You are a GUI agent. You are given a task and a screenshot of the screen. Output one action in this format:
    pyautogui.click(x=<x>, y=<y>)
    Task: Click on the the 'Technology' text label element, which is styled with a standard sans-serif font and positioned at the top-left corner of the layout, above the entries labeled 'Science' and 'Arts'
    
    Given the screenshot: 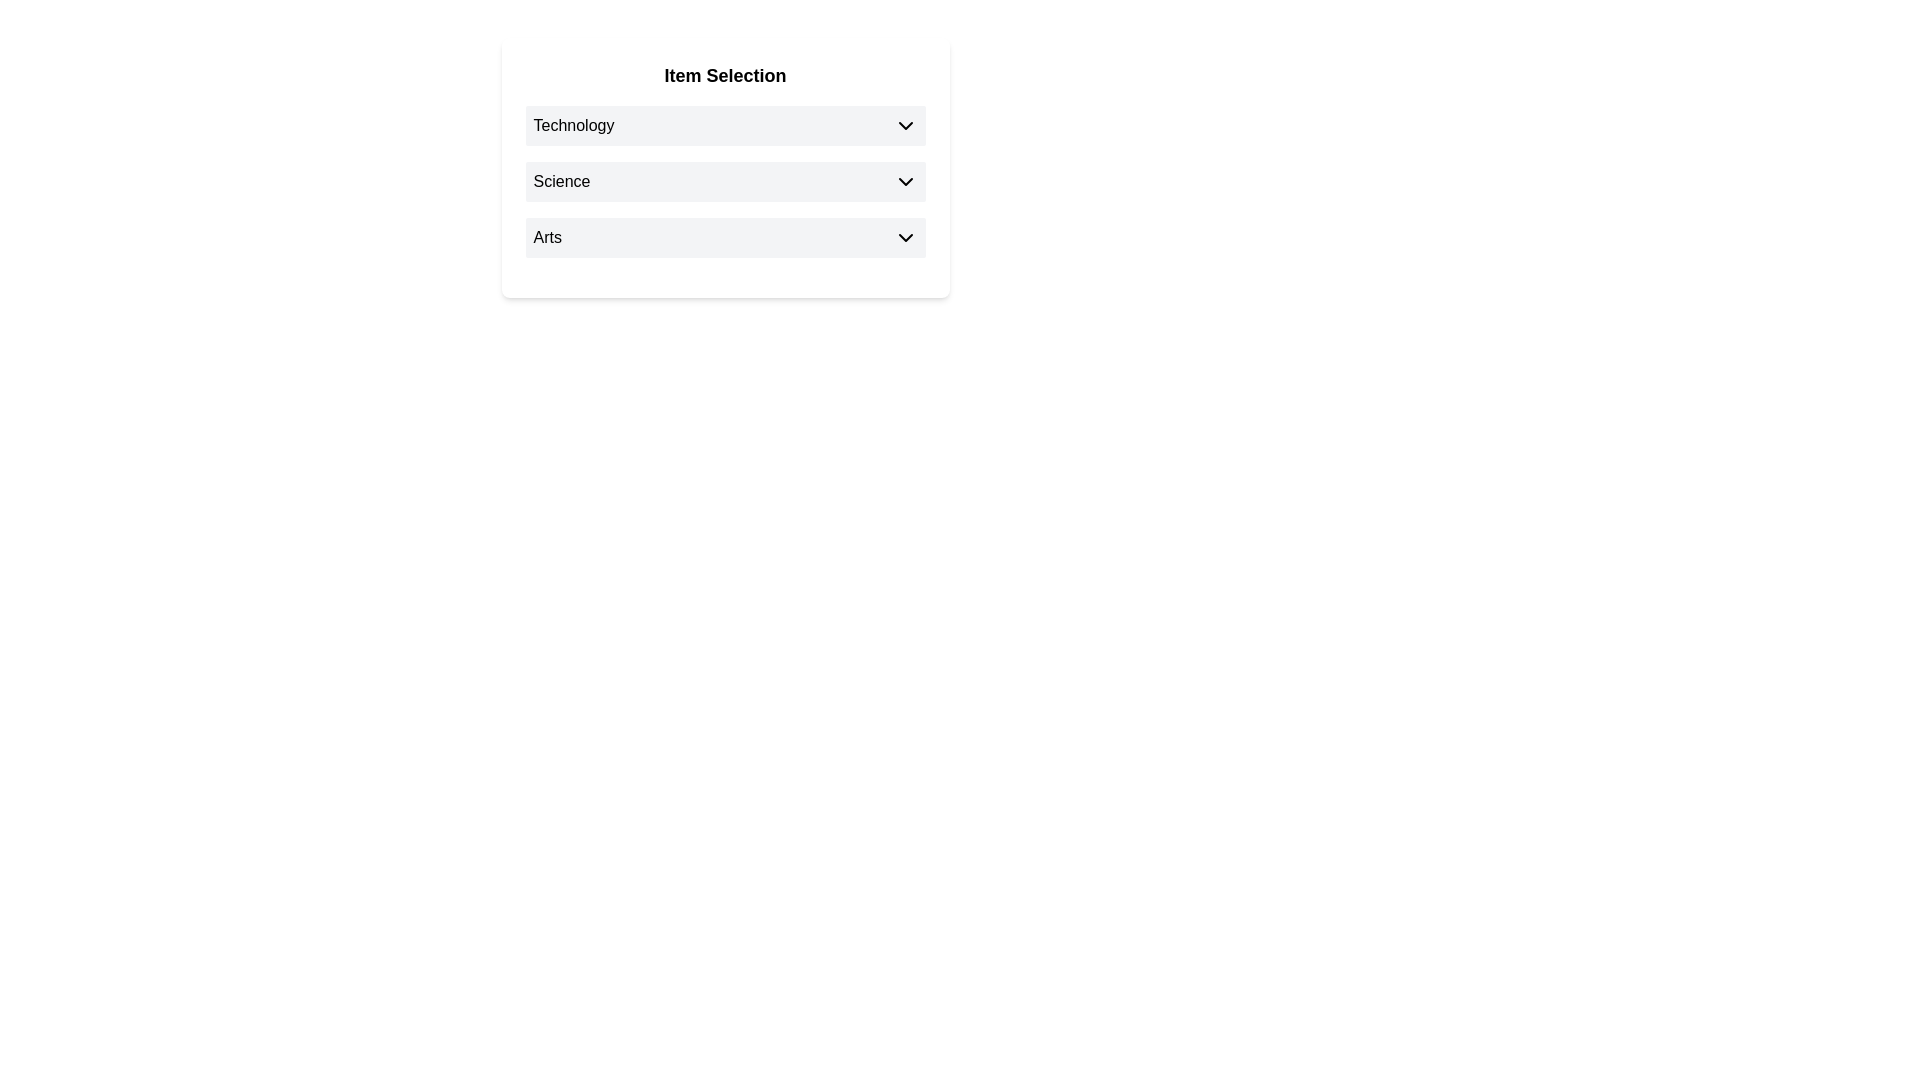 What is the action you would take?
    pyautogui.click(x=572, y=126)
    